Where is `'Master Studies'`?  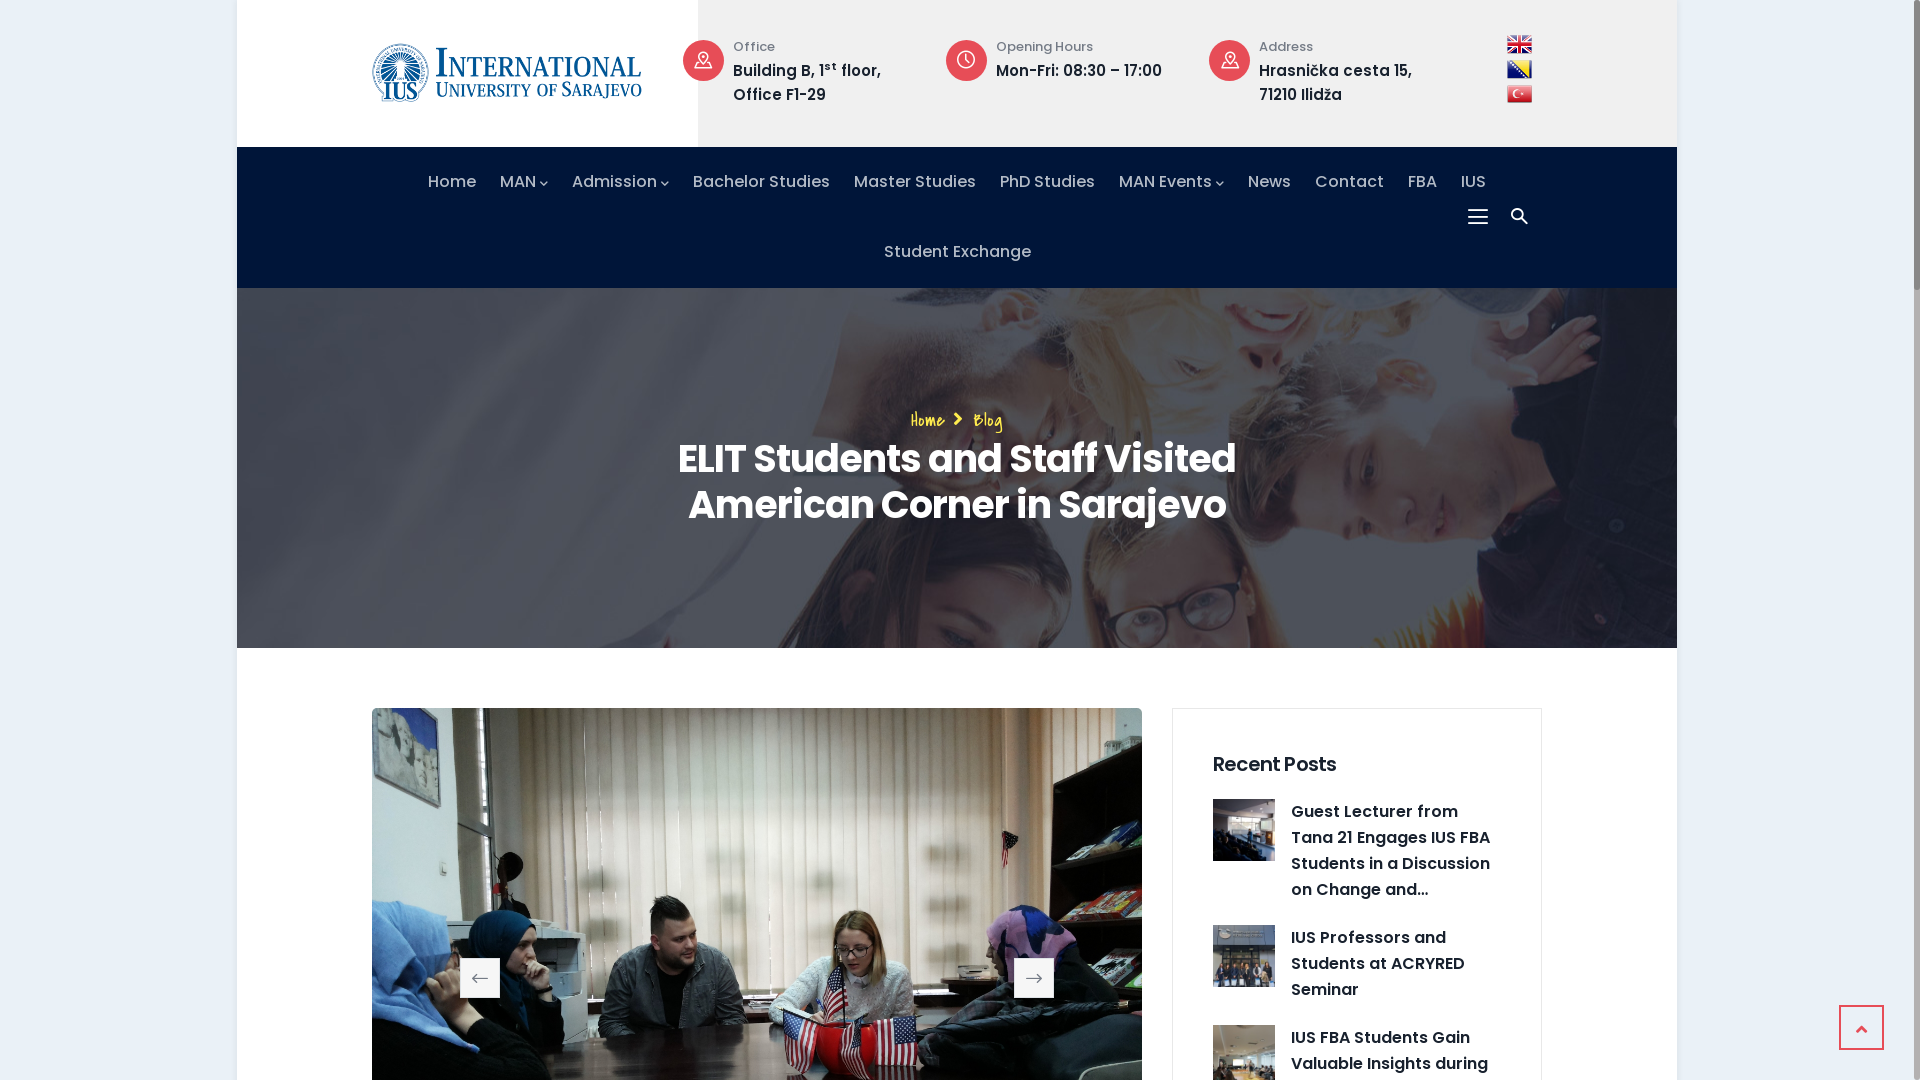
'Master Studies' is located at coordinates (914, 181).